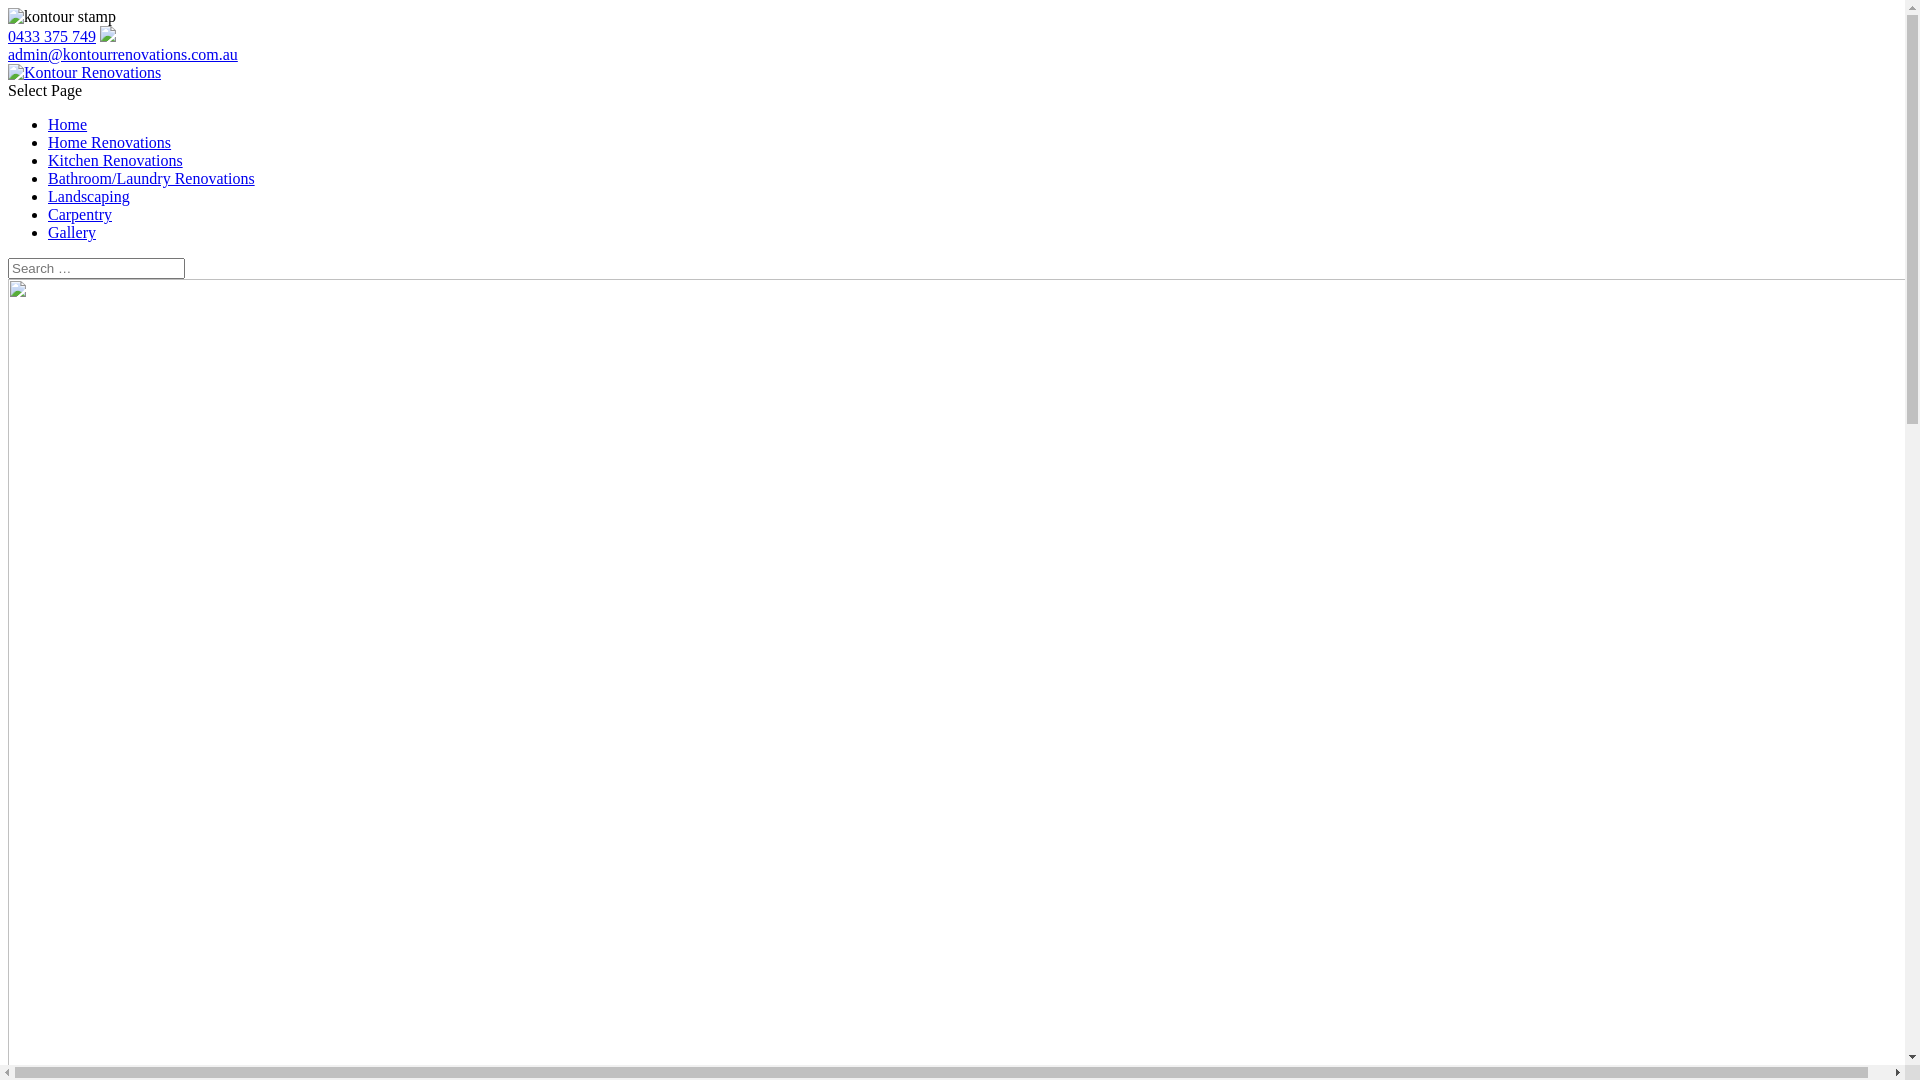 This screenshot has width=1920, height=1080. What do you see at coordinates (122, 53) in the screenshot?
I see `'admin@kontourrenovations.com.au'` at bounding box center [122, 53].